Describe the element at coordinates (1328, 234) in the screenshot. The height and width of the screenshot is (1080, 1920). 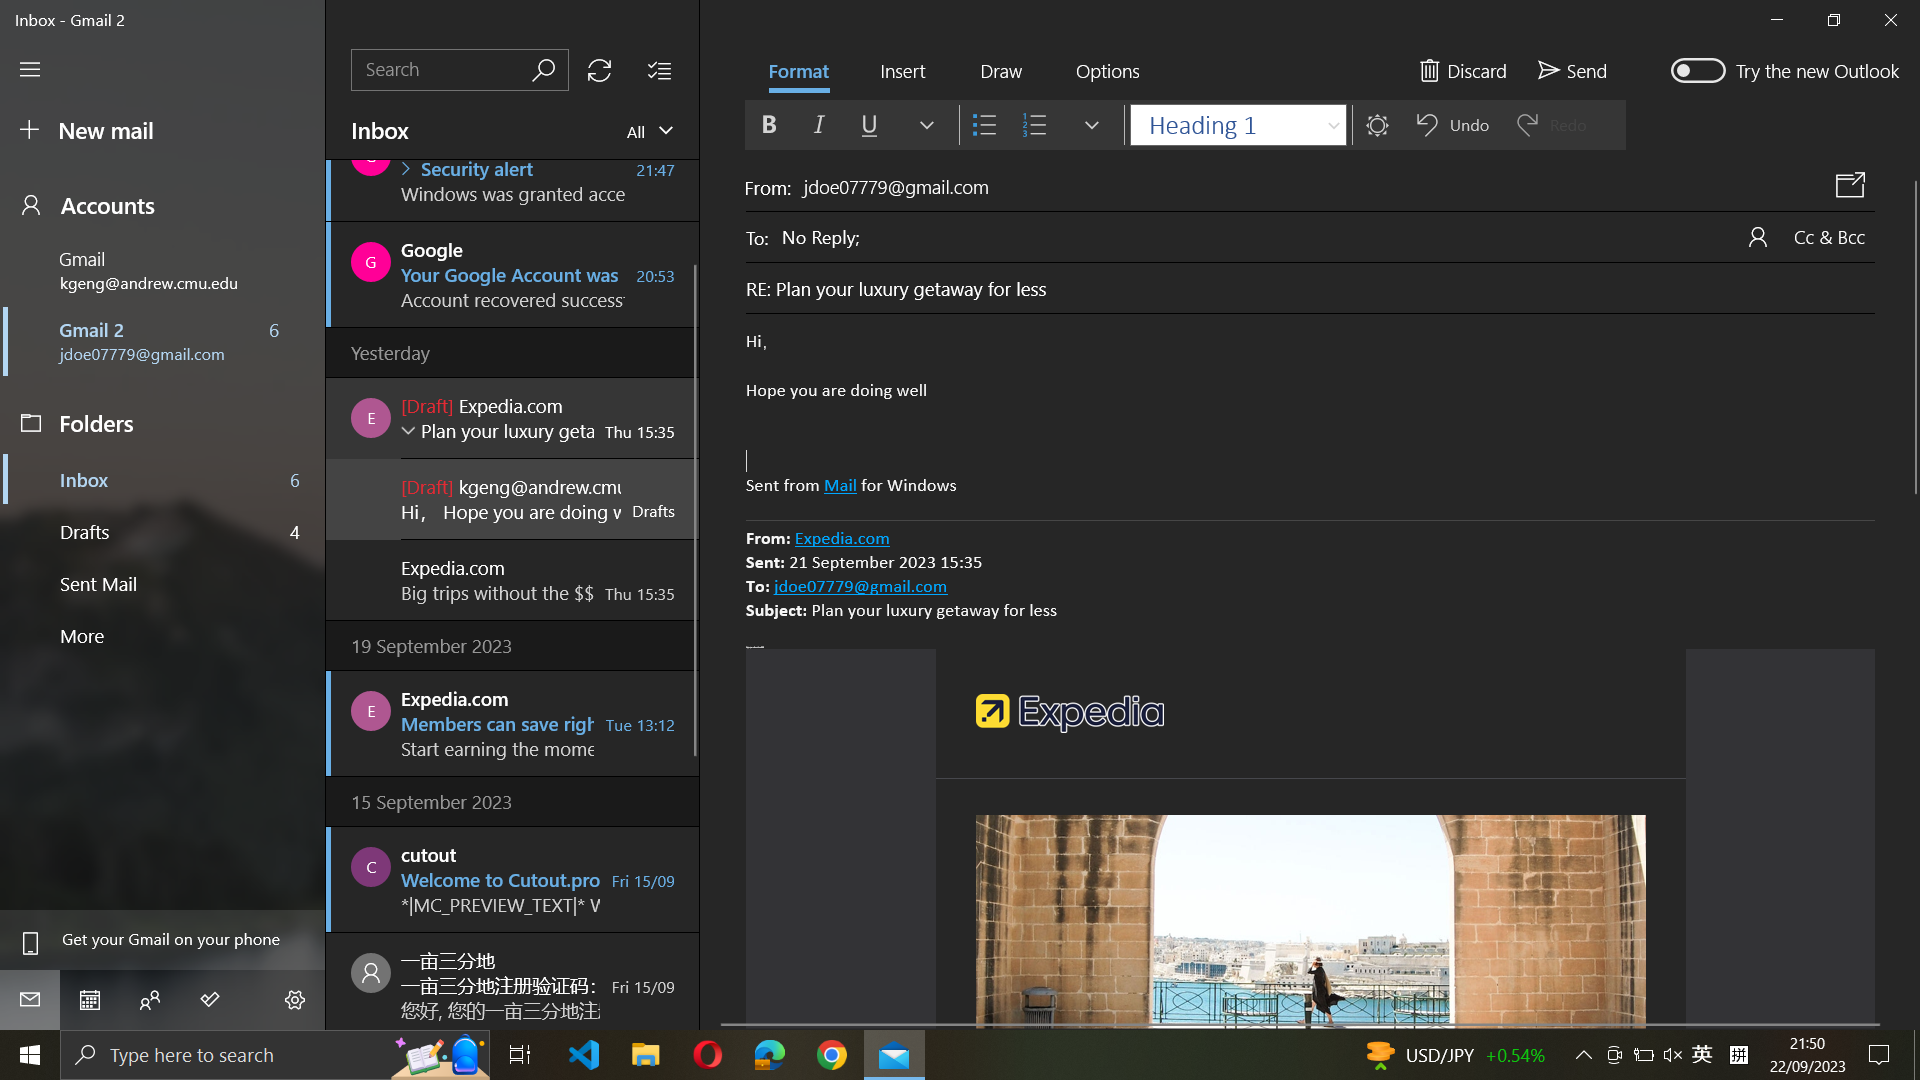
I see `Update the email recipient to "abc@example.com` at that location.